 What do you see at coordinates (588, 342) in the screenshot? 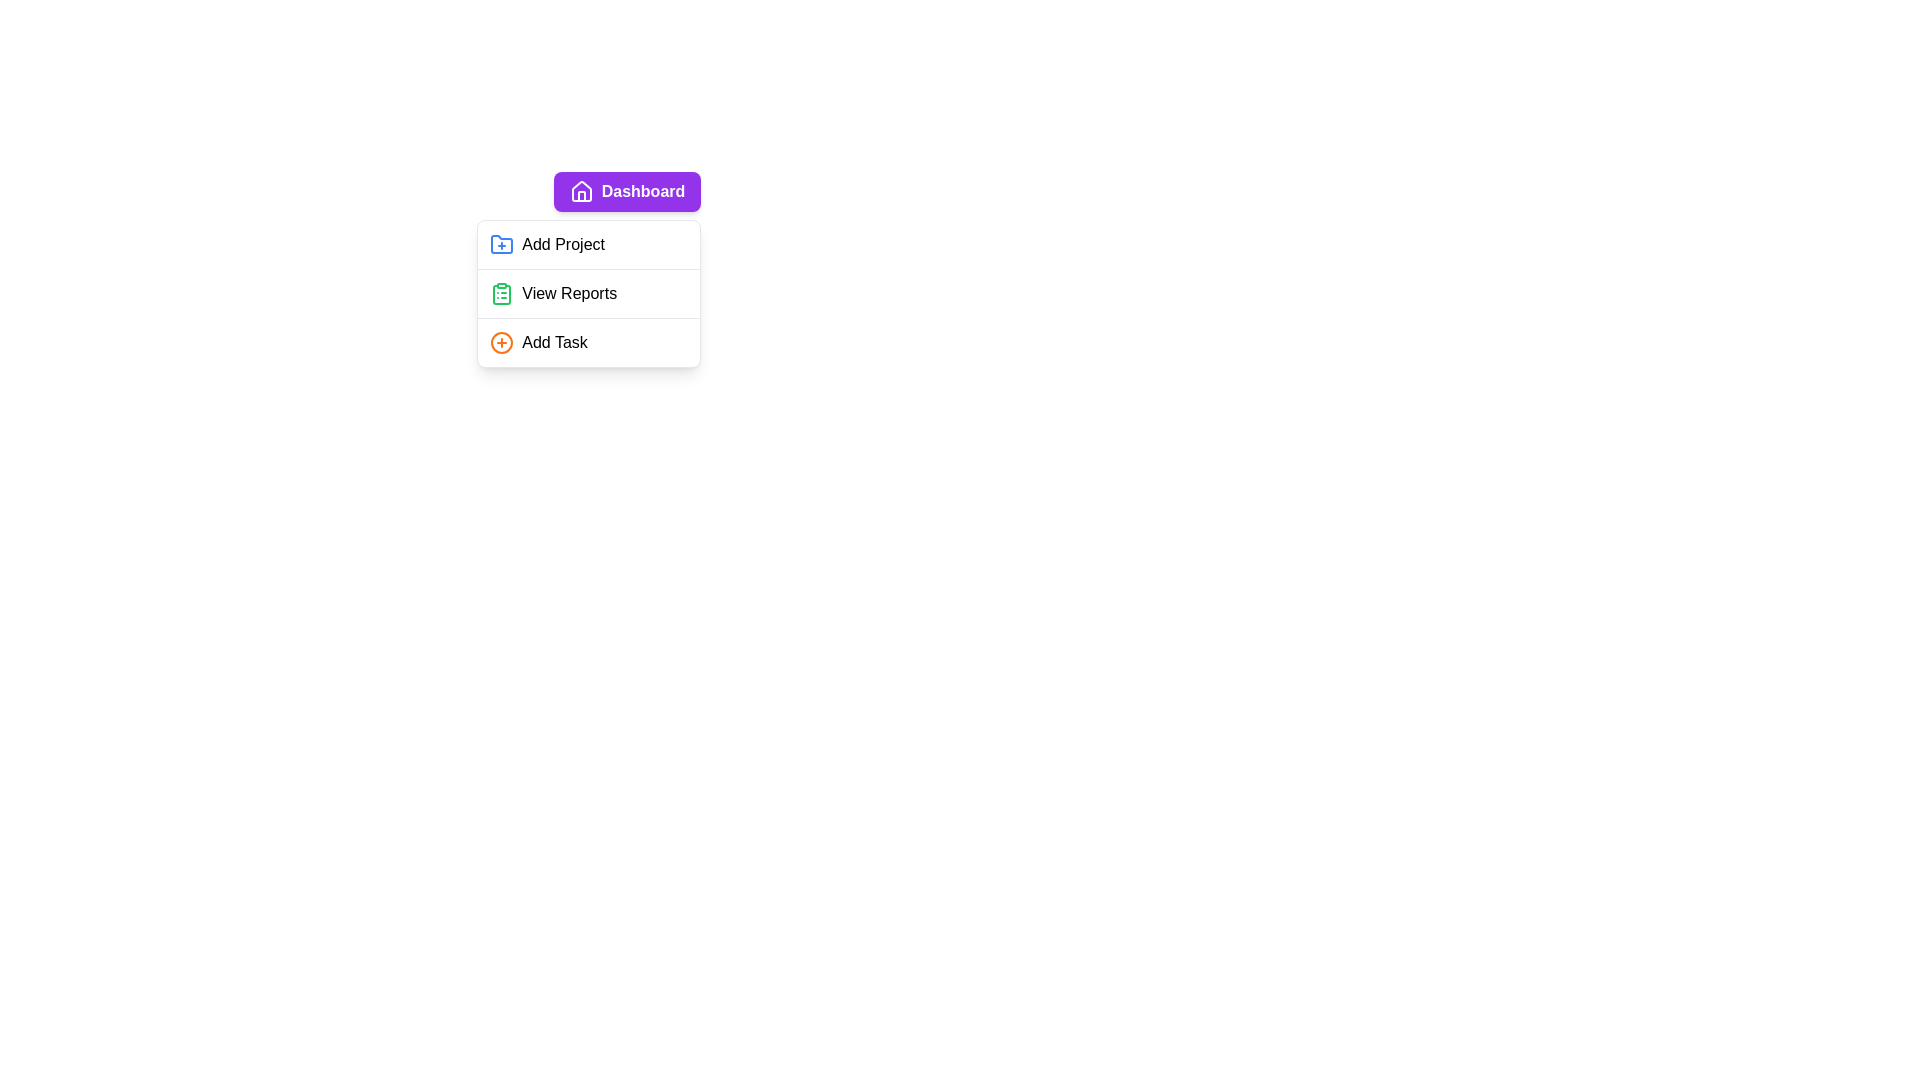
I see `the 'Add Task' menu item to select it` at bounding box center [588, 342].